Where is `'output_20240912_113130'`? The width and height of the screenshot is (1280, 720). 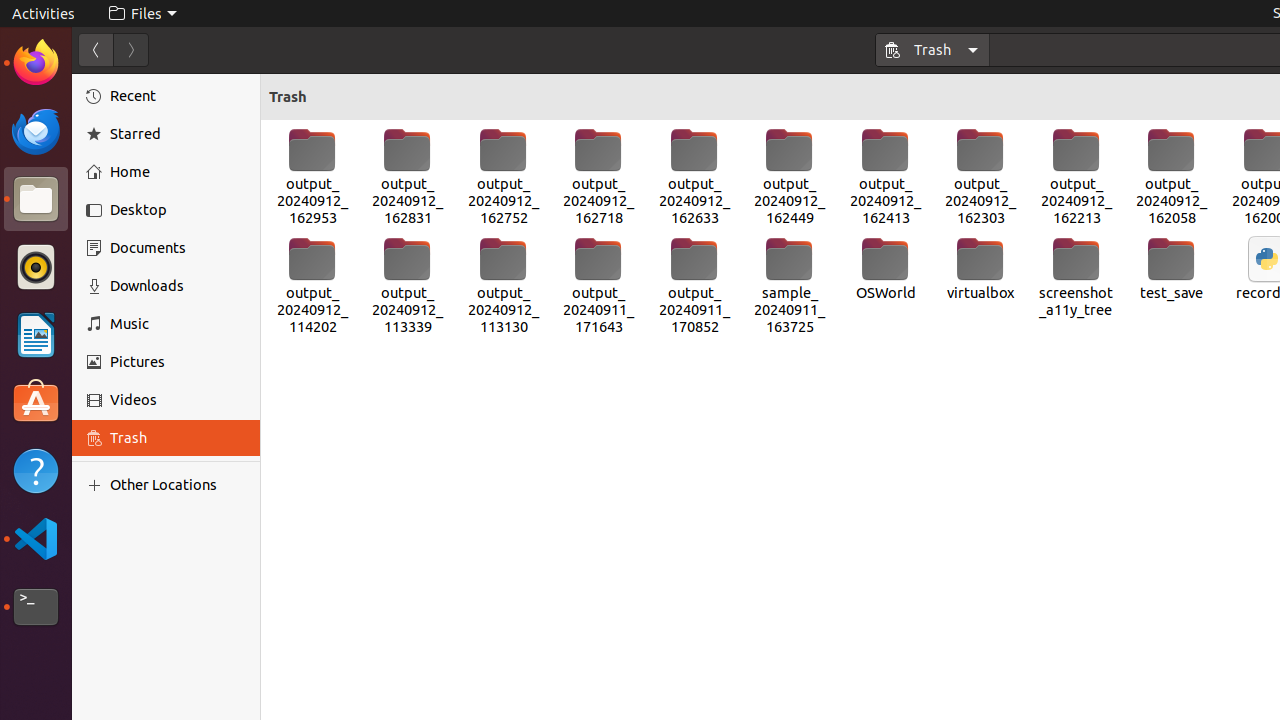 'output_20240912_113130' is located at coordinates (503, 286).